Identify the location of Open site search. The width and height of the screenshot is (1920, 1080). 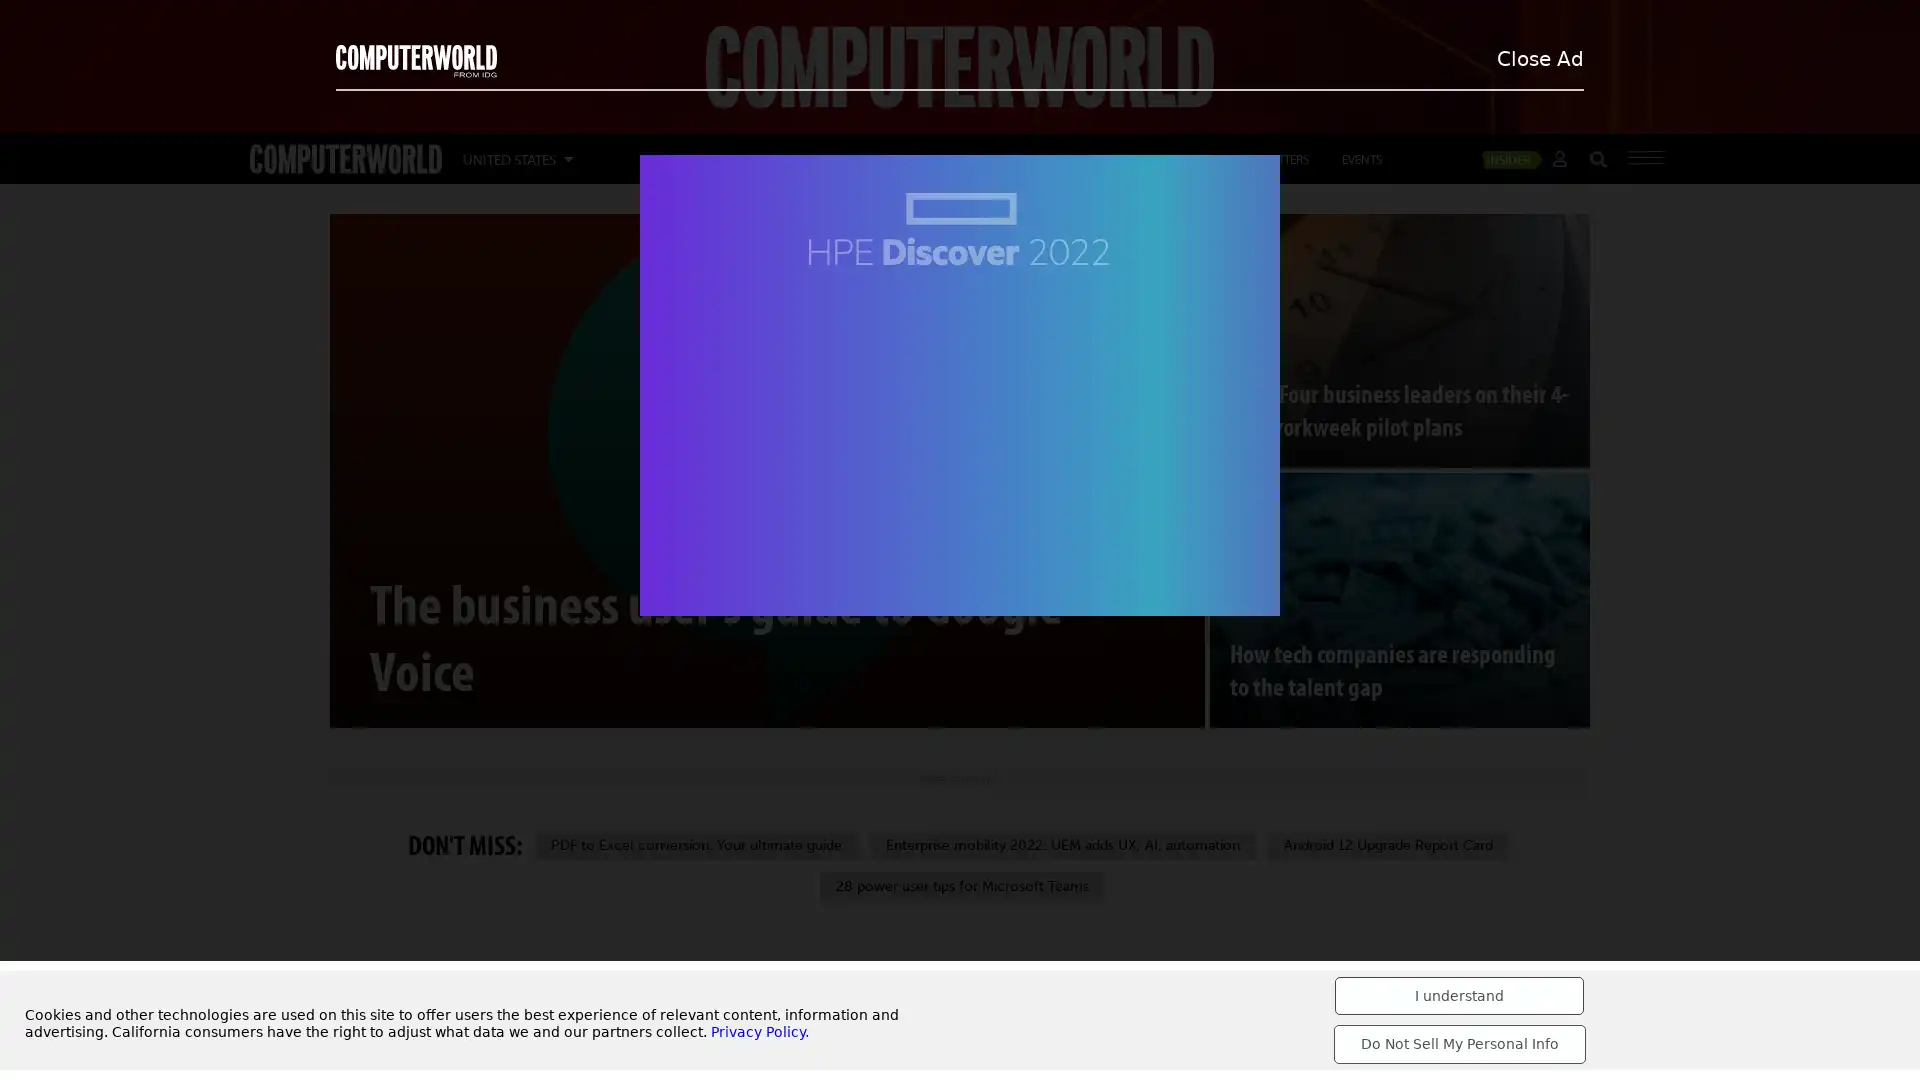
(1597, 158).